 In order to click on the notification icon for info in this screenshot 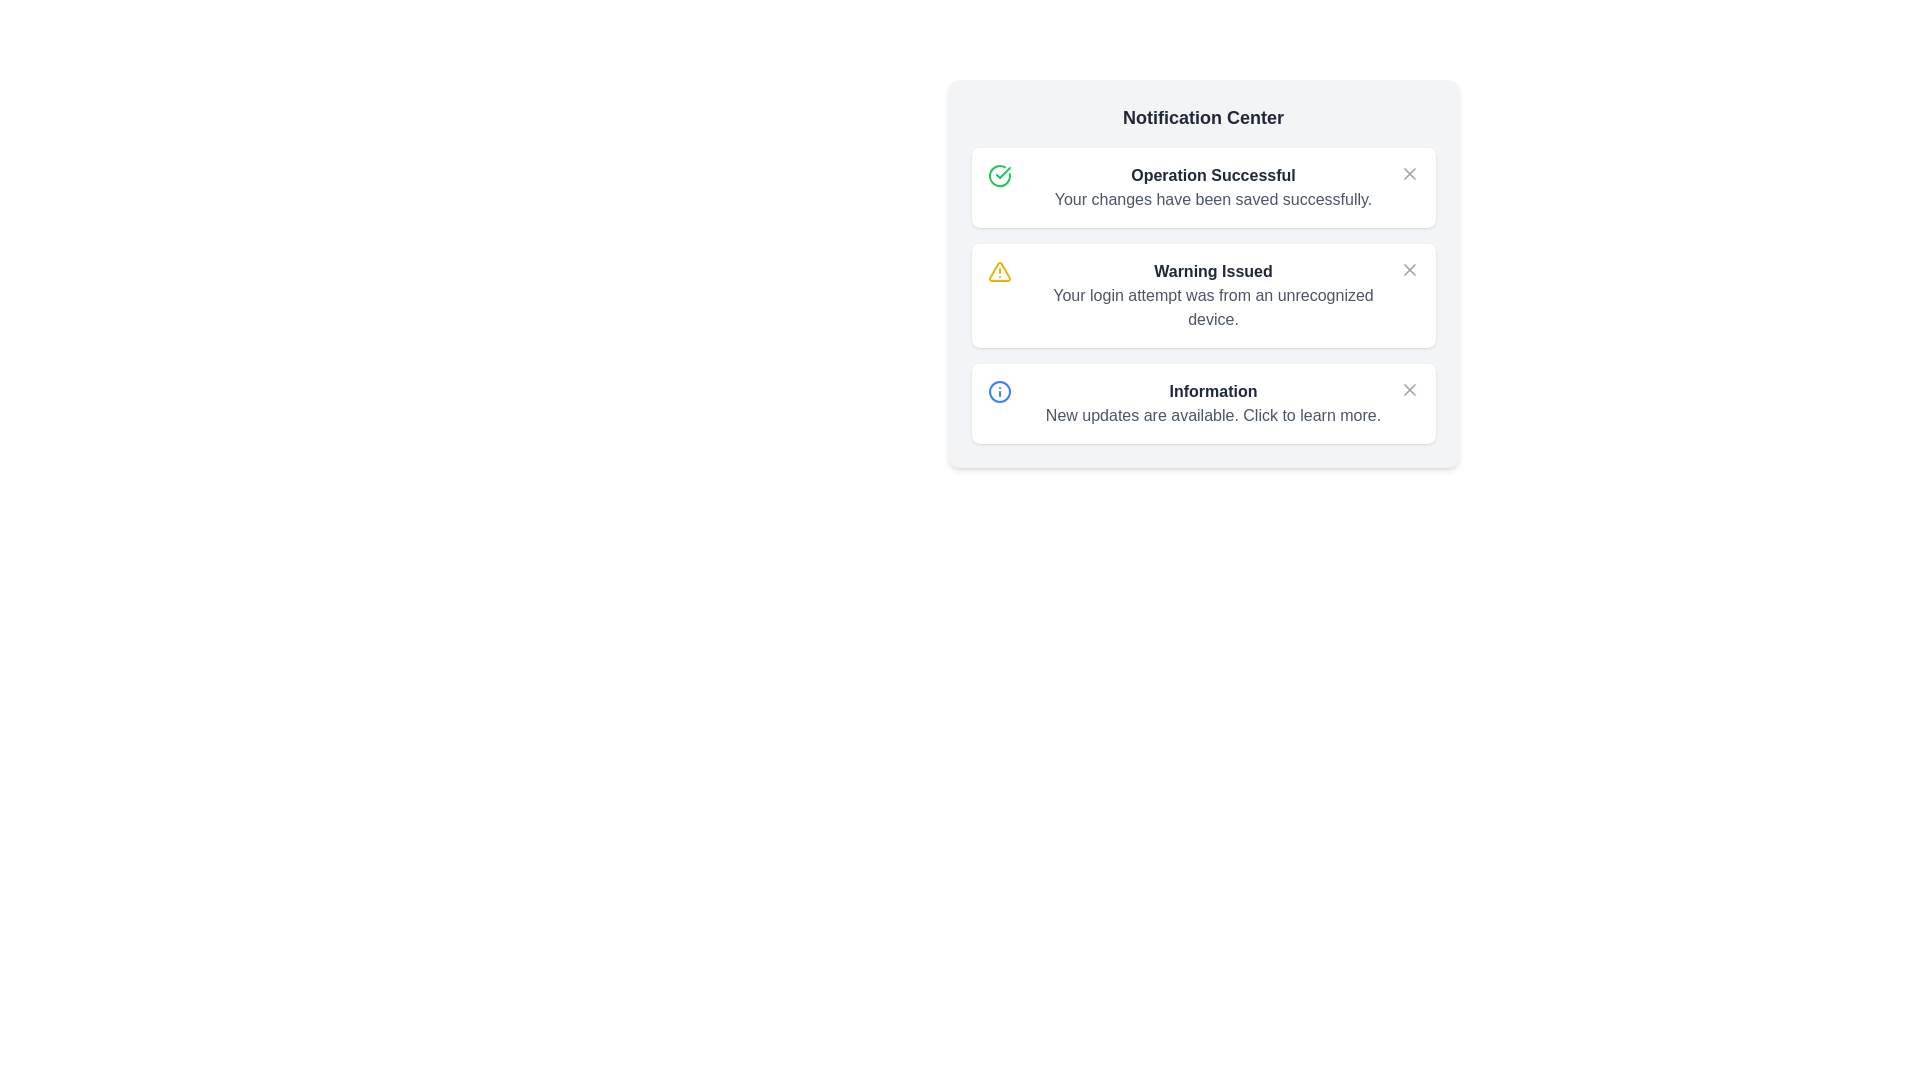, I will do `click(1408, 389)`.